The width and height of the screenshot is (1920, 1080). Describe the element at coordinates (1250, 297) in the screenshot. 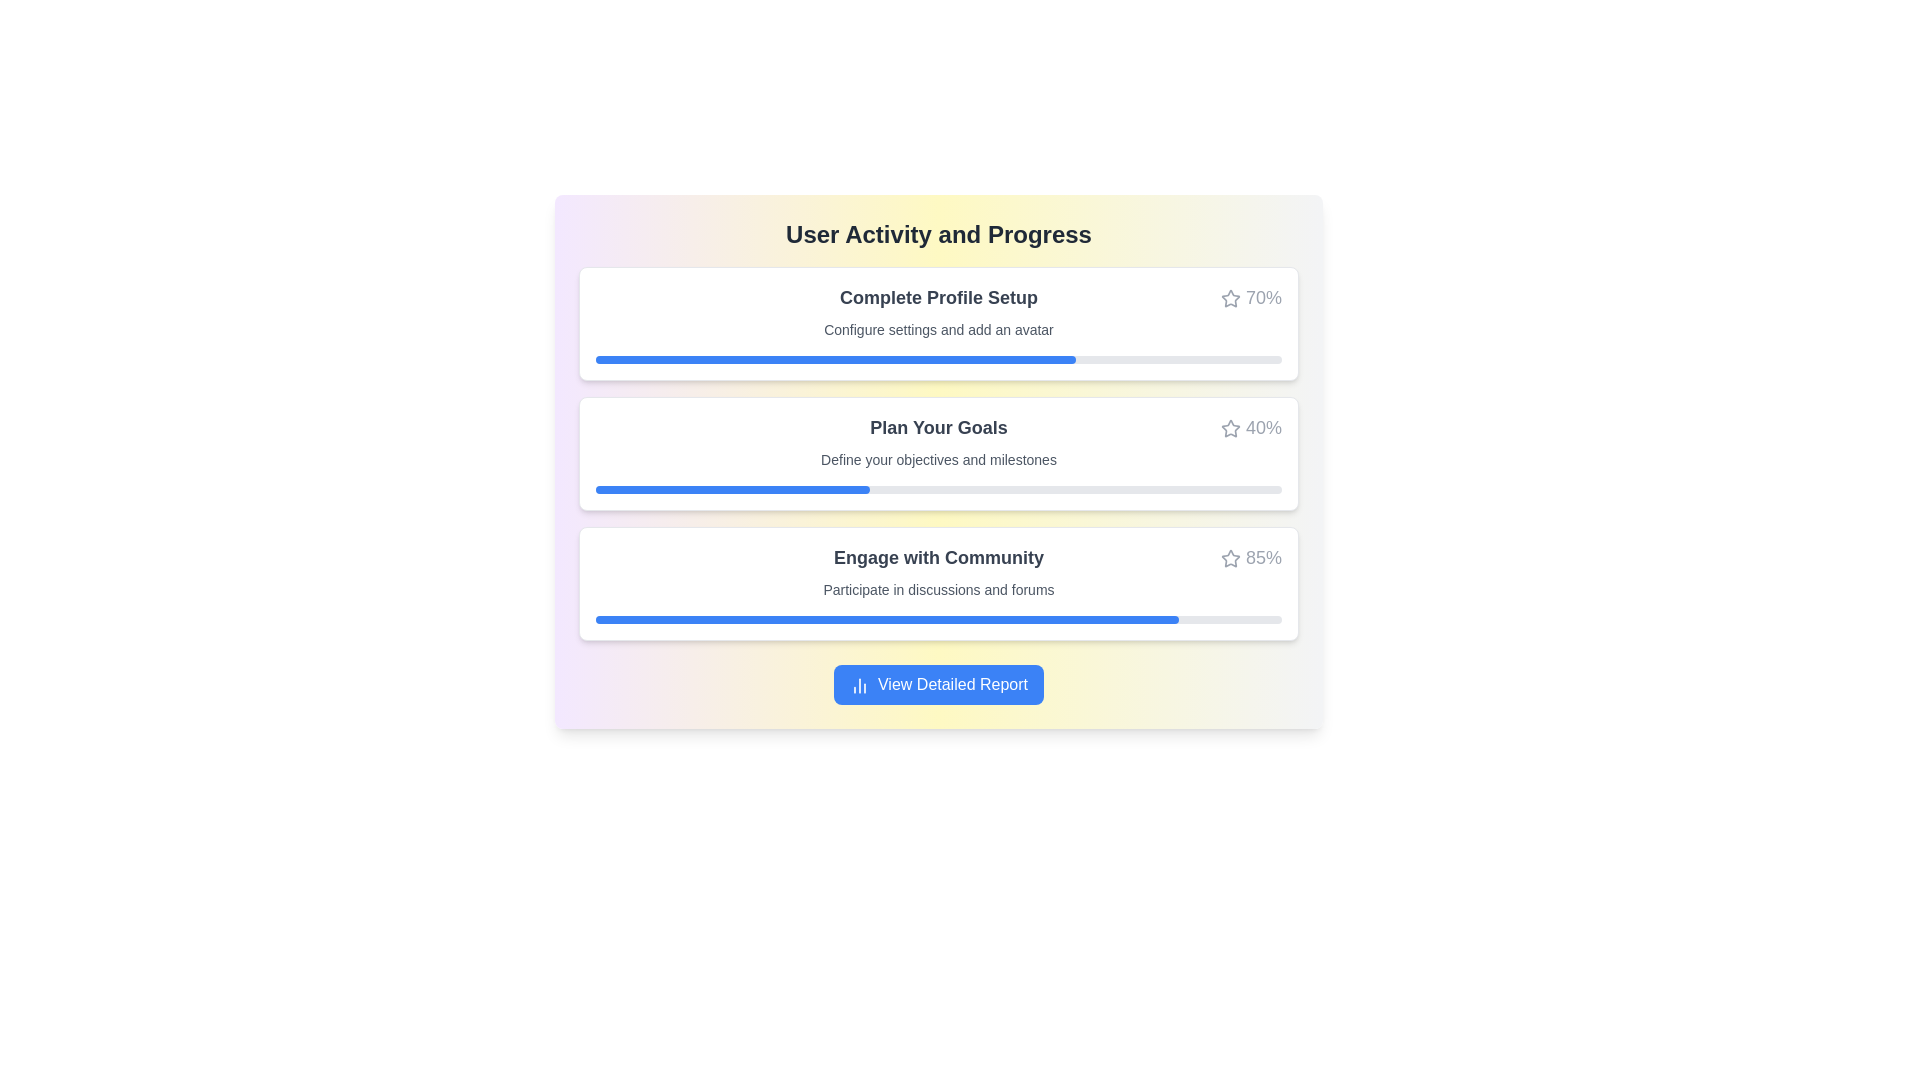

I see `the text label indicating the completion percentage of the 'Complete Profile Setup' task, located in the top-right corner of the card near the star icon` at that location.